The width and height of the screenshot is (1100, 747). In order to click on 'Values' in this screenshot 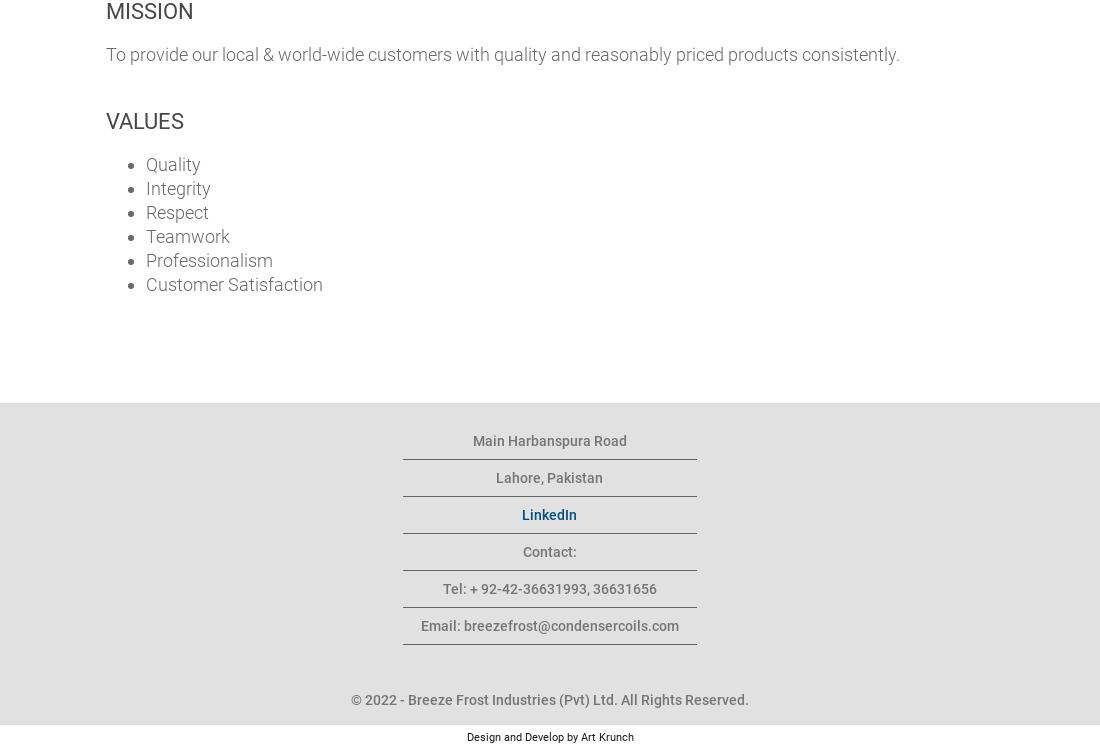, I will do `click(143, 121)`.